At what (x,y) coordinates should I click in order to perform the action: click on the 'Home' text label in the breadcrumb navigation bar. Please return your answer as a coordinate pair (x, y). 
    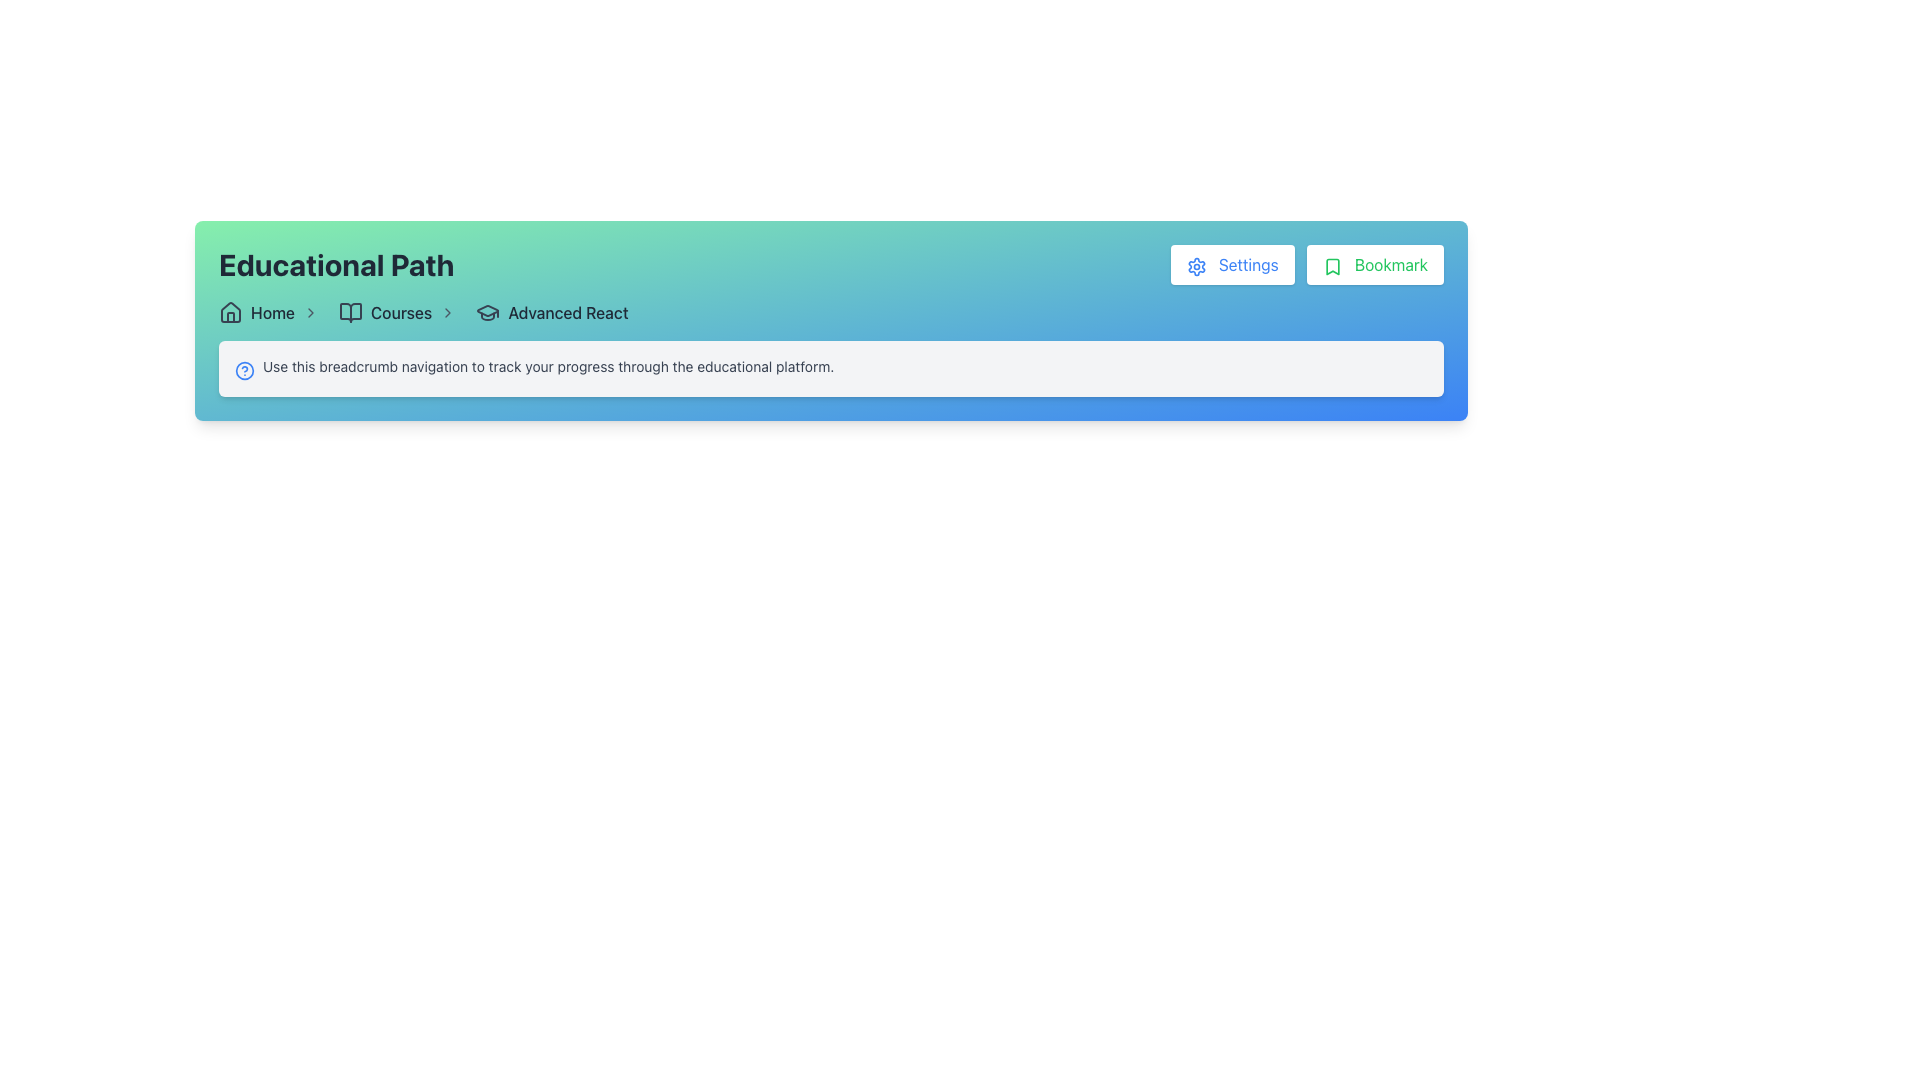
    Looking at the image, I should click on (272, 312).